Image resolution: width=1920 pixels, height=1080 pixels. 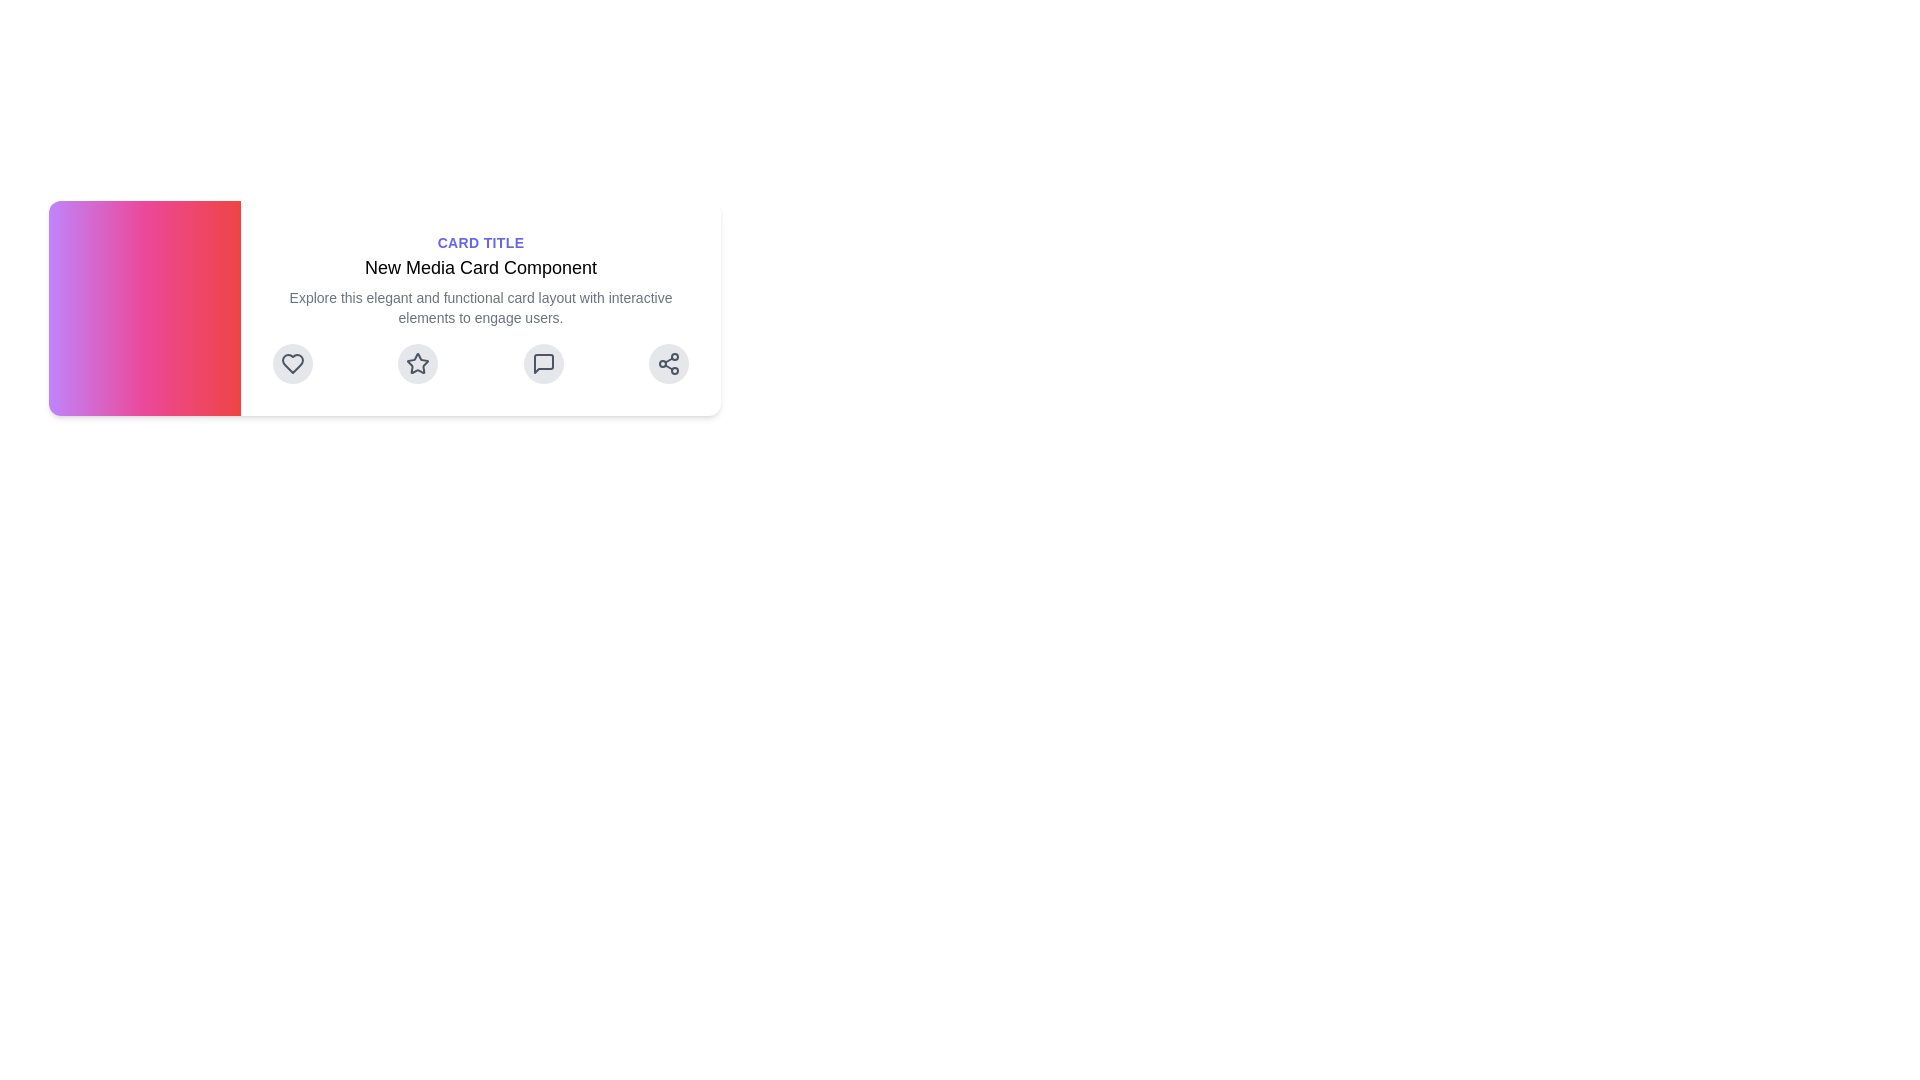 What do you see at coordinates (543, 363) in the screenshot?
I see `the third circular button which allows users` at bounding box center [543, 363].